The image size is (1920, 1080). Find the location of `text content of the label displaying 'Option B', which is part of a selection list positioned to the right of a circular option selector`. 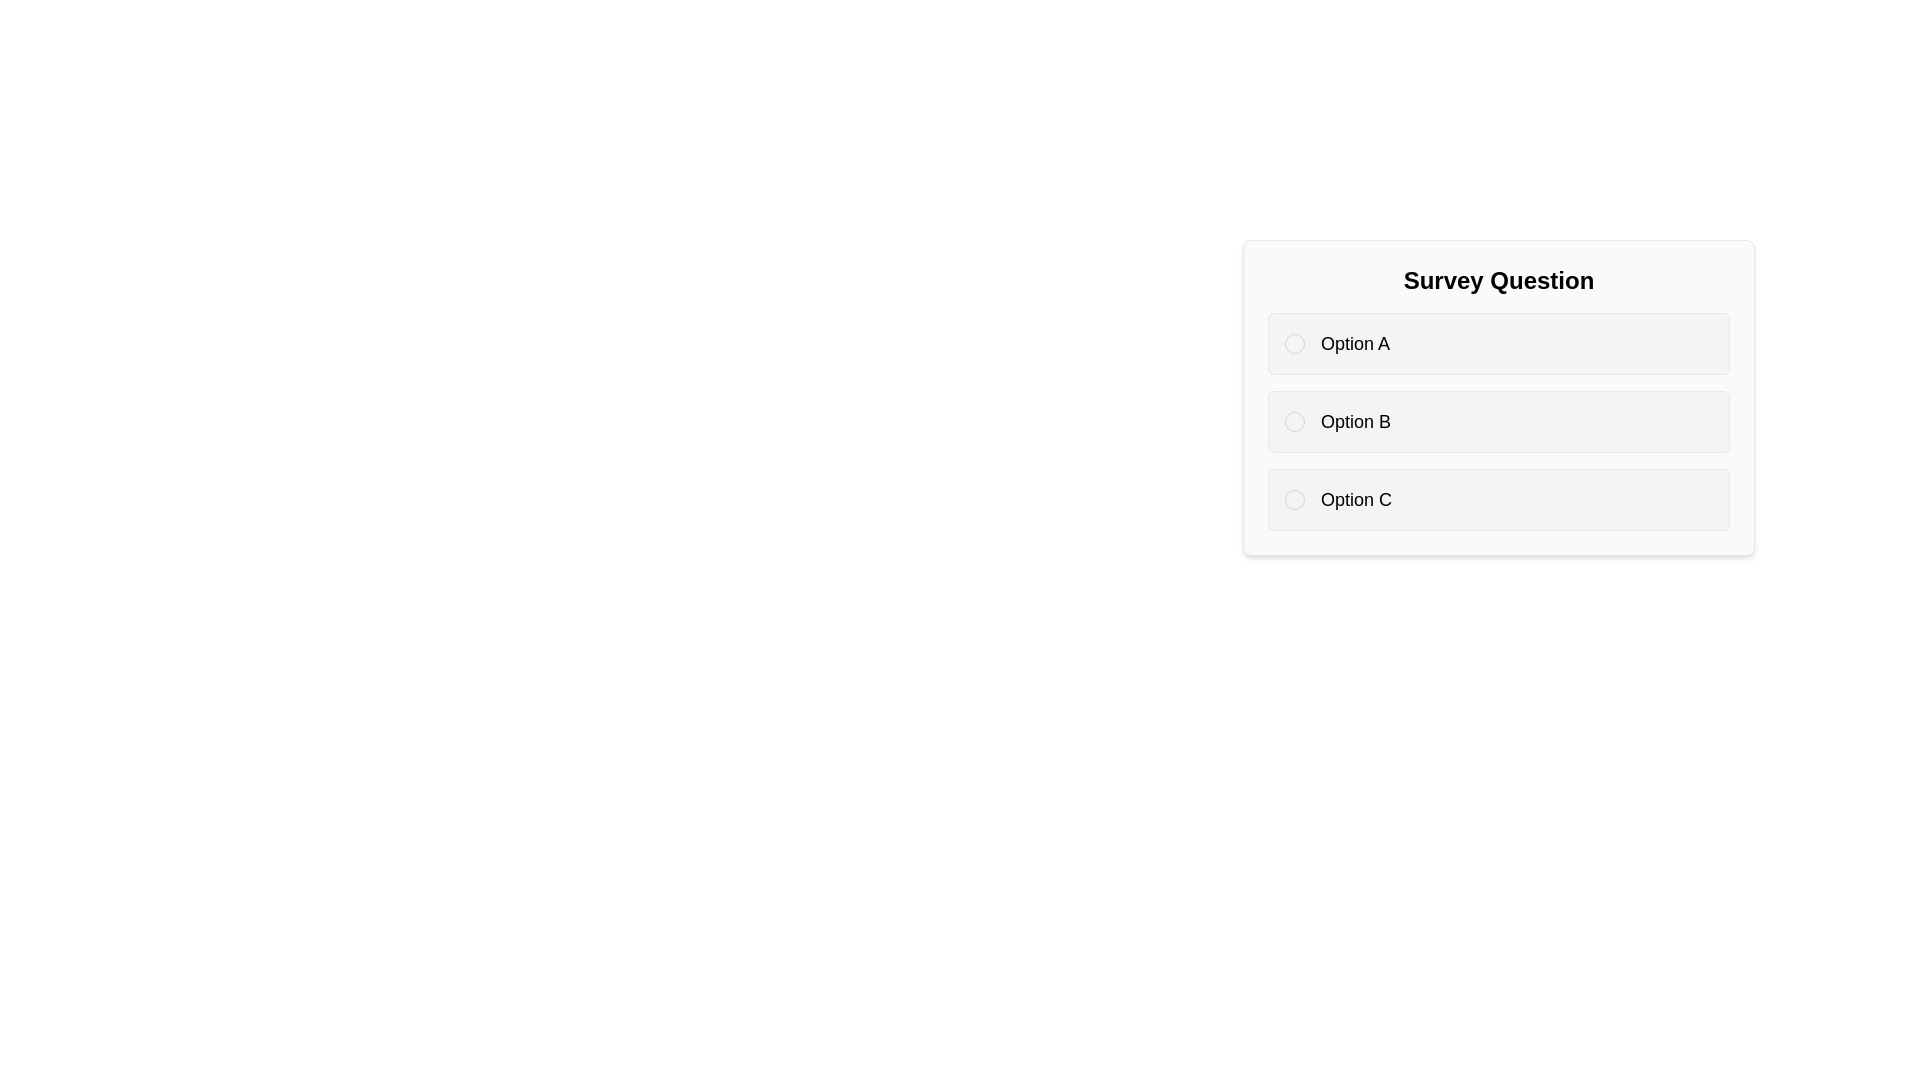

text content of the label displaying 'Option B', which is part of a selection list positioned to the right of a circular option selector is located at coordinates (1356, 420).